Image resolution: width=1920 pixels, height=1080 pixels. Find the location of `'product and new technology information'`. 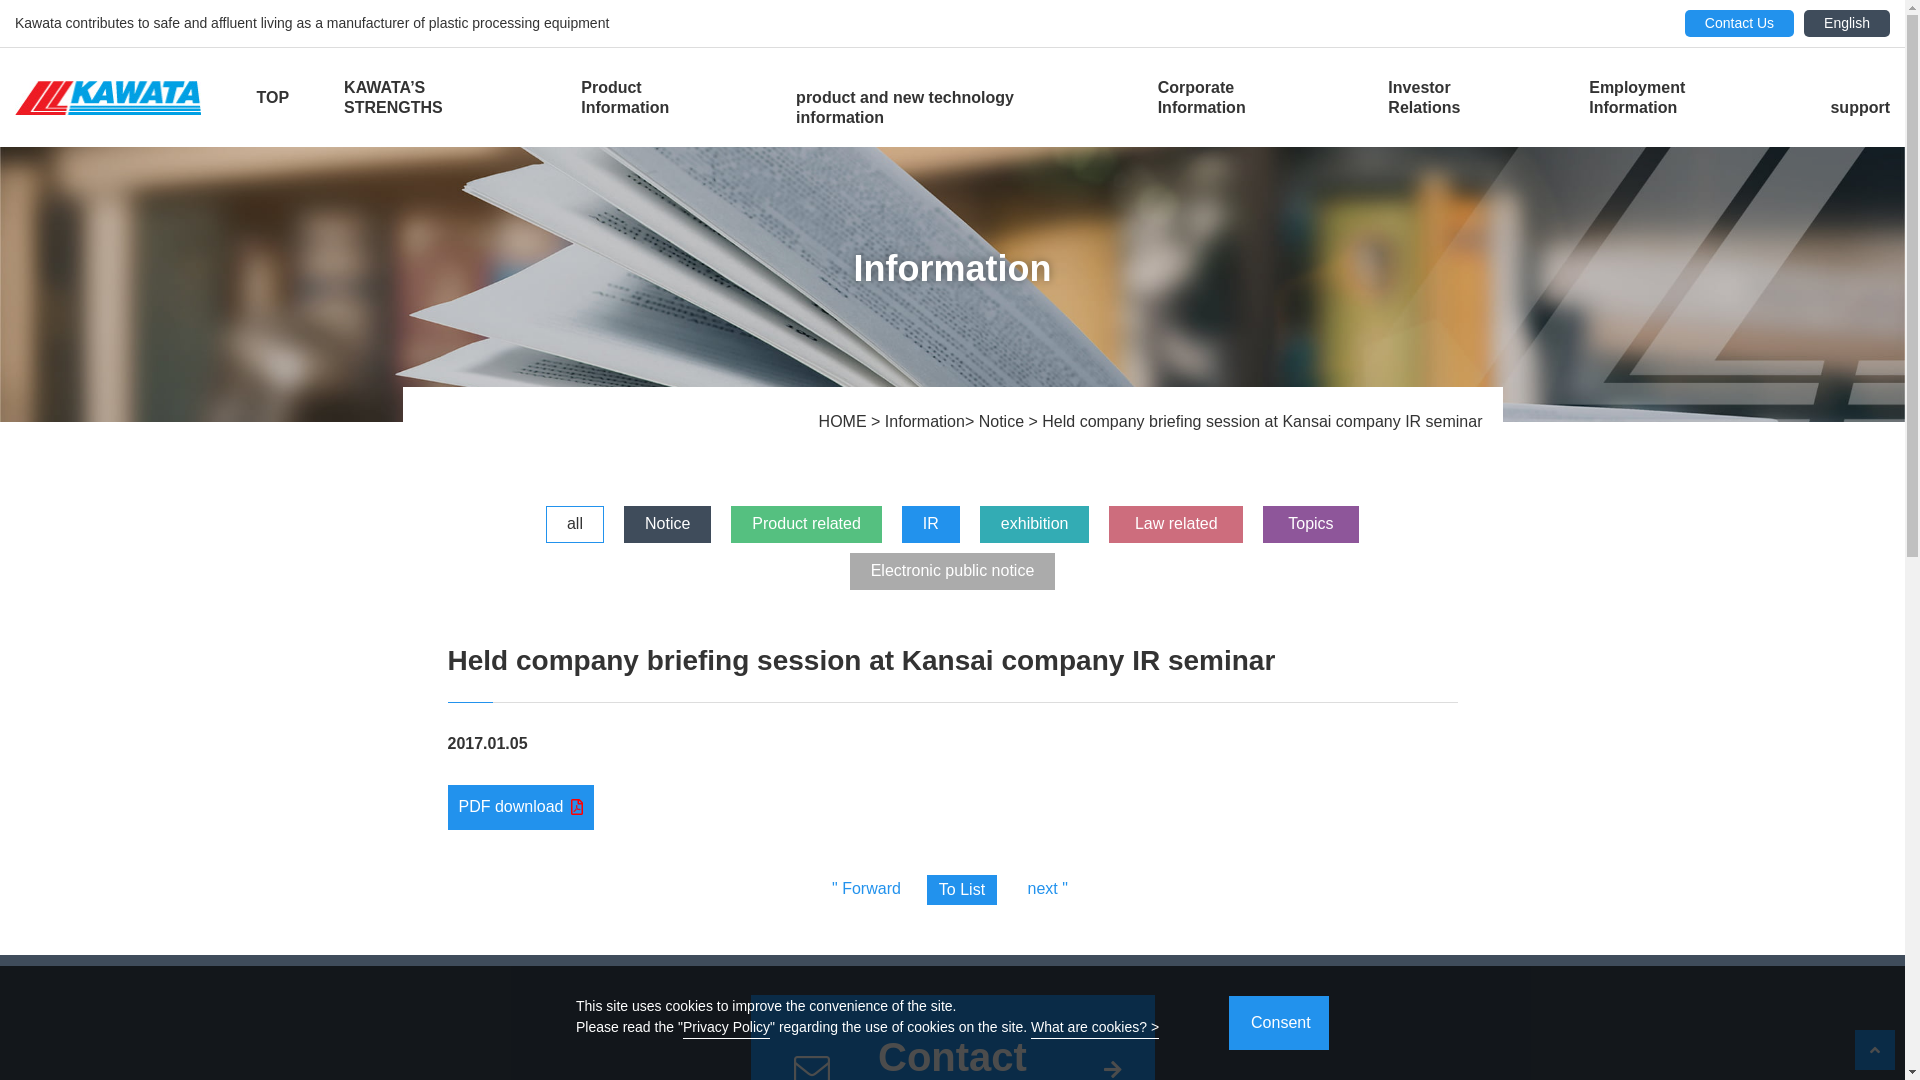

'product and new technology information' is located at coordinates (948, 107).